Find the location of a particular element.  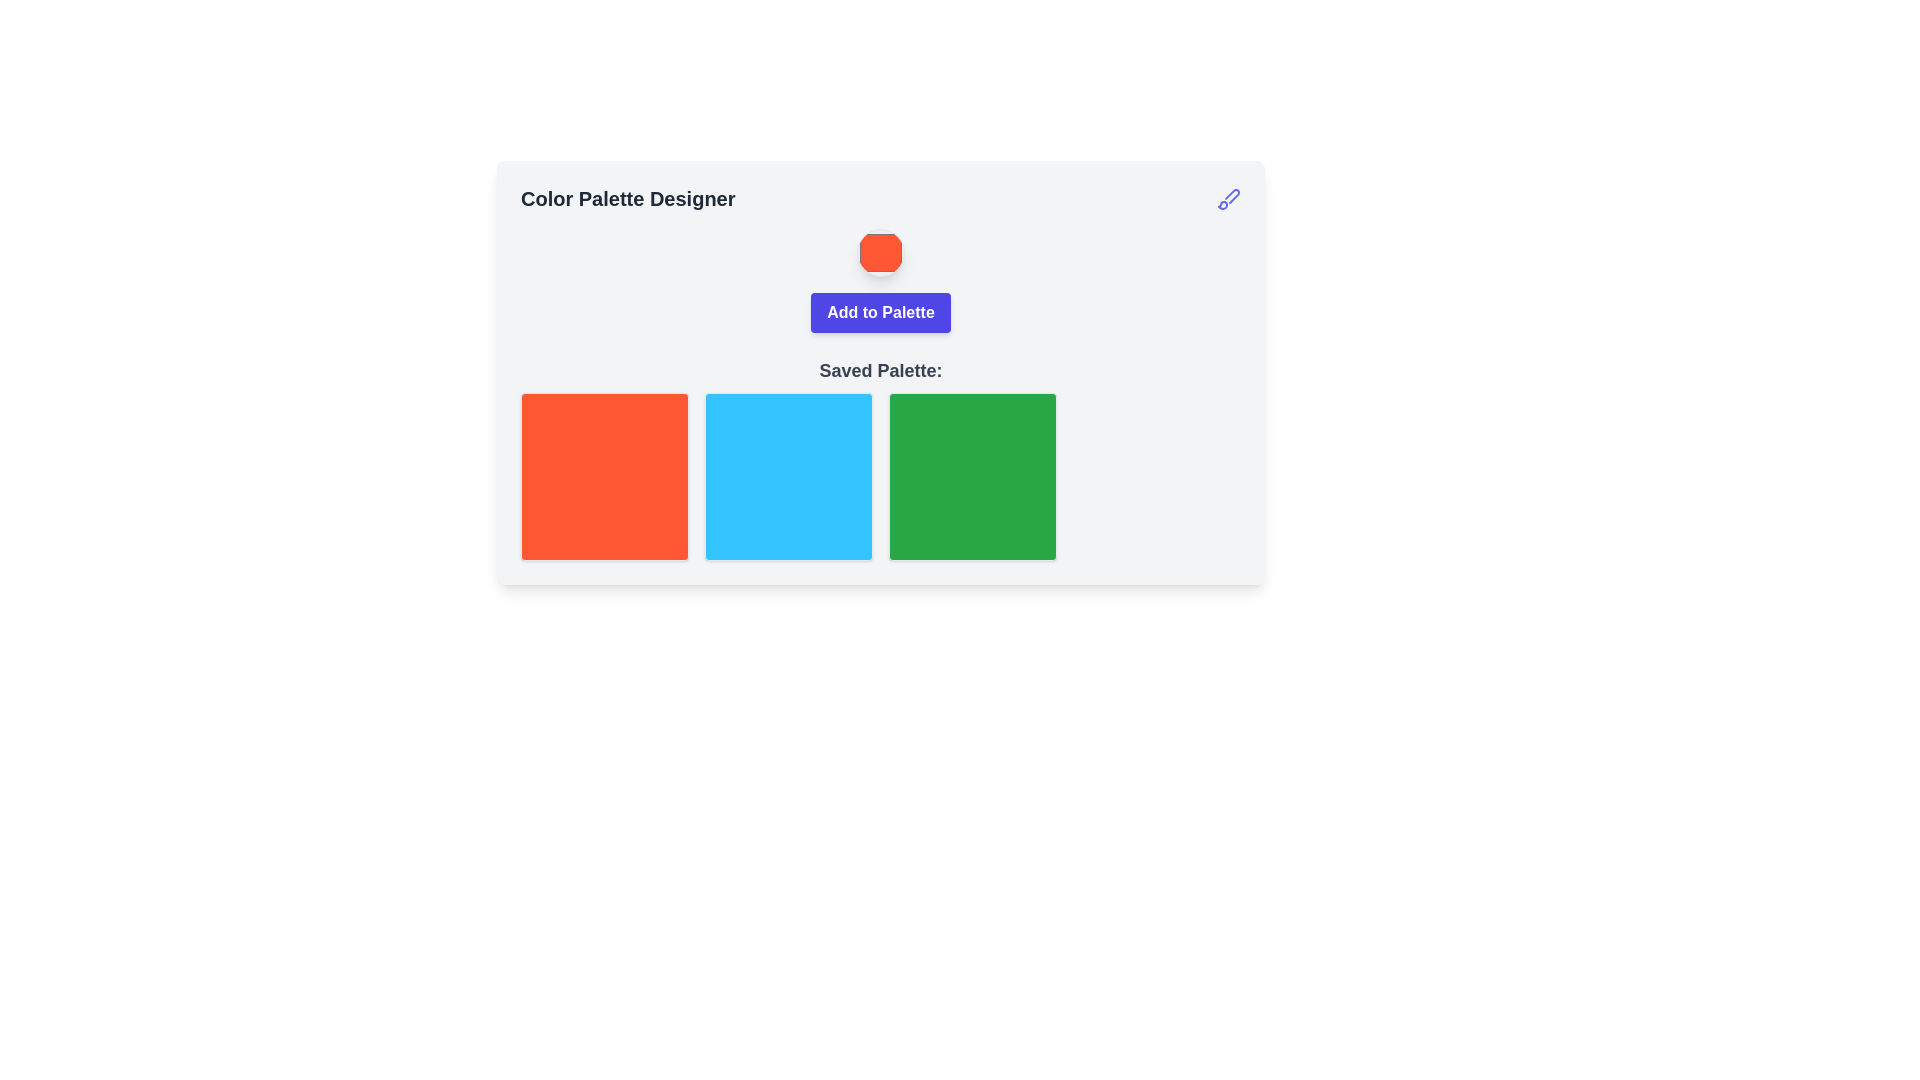

the first Colored Box in the color selection palette, which is located to the left of the light blue square and a green square is located at coordinates (603, 477).